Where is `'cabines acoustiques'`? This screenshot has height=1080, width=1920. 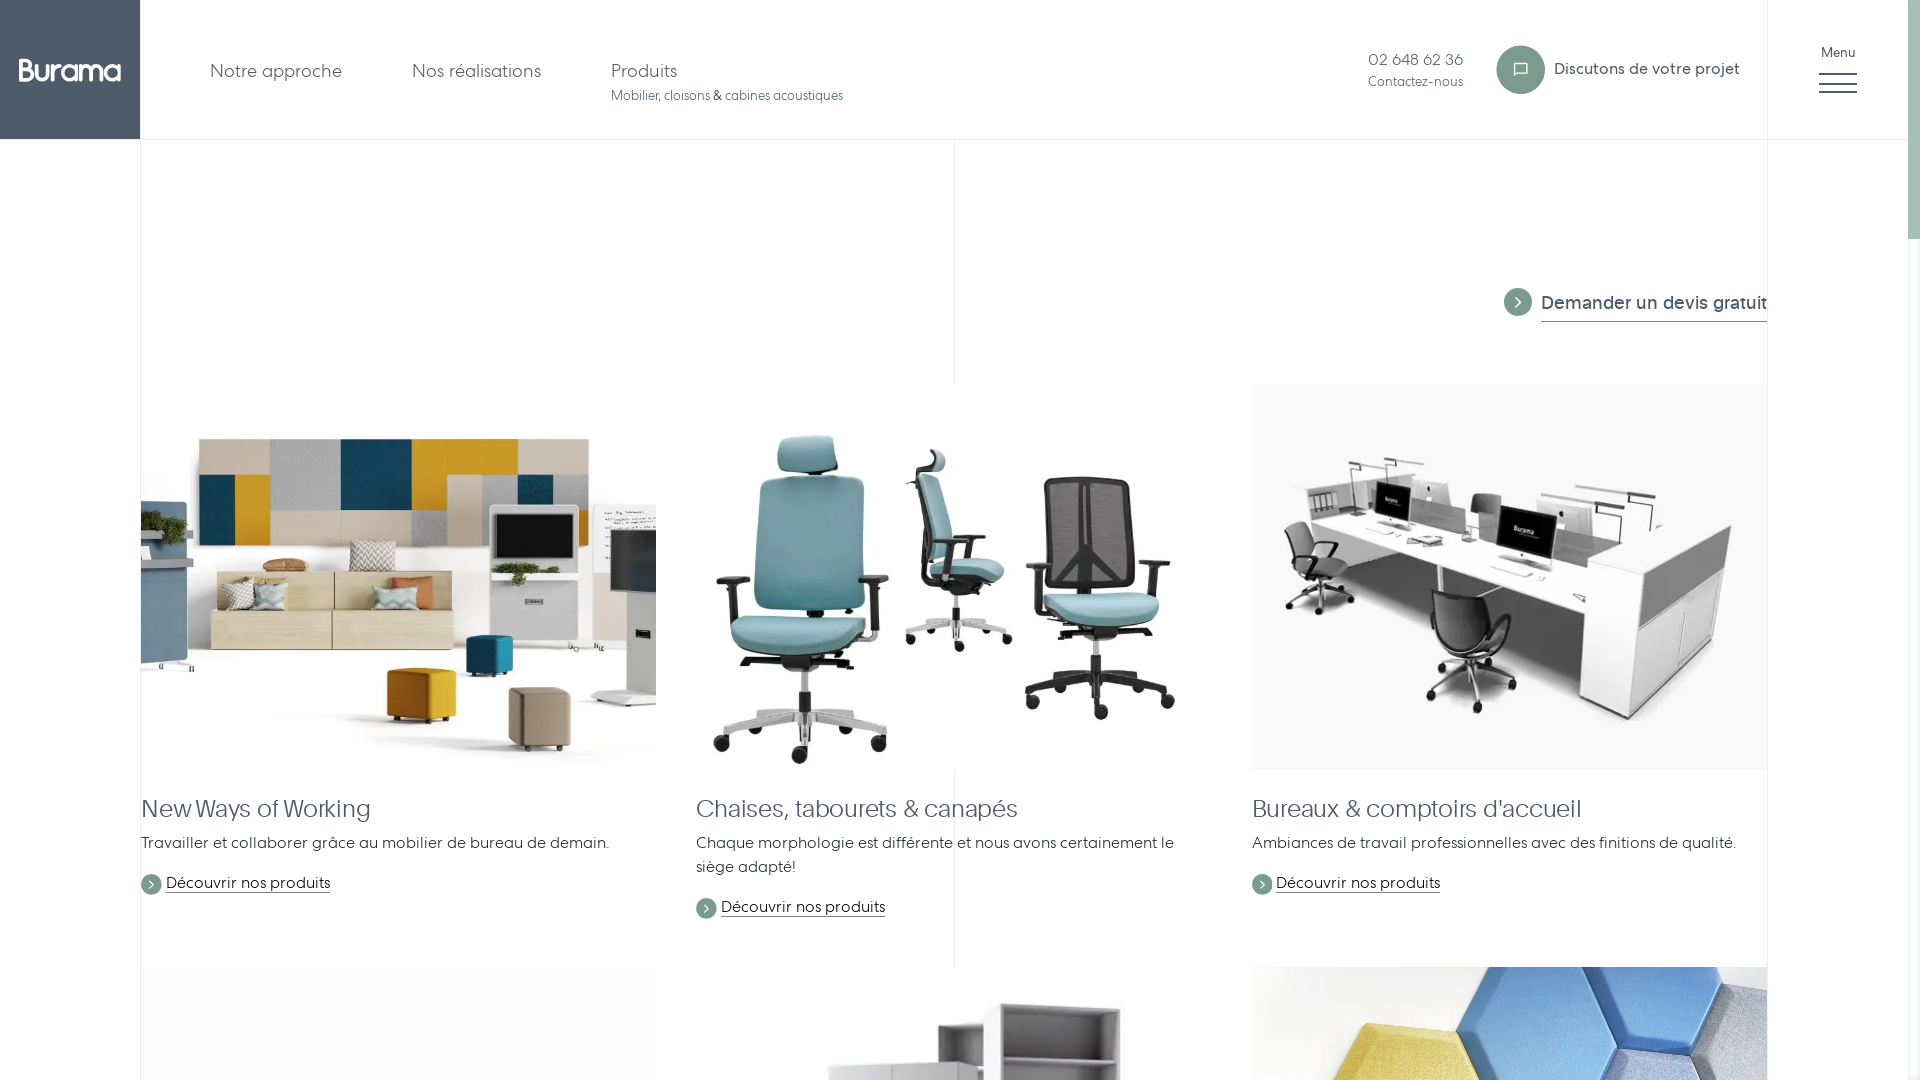
'cabines acoustiques' is located at coordinates (782, 95).